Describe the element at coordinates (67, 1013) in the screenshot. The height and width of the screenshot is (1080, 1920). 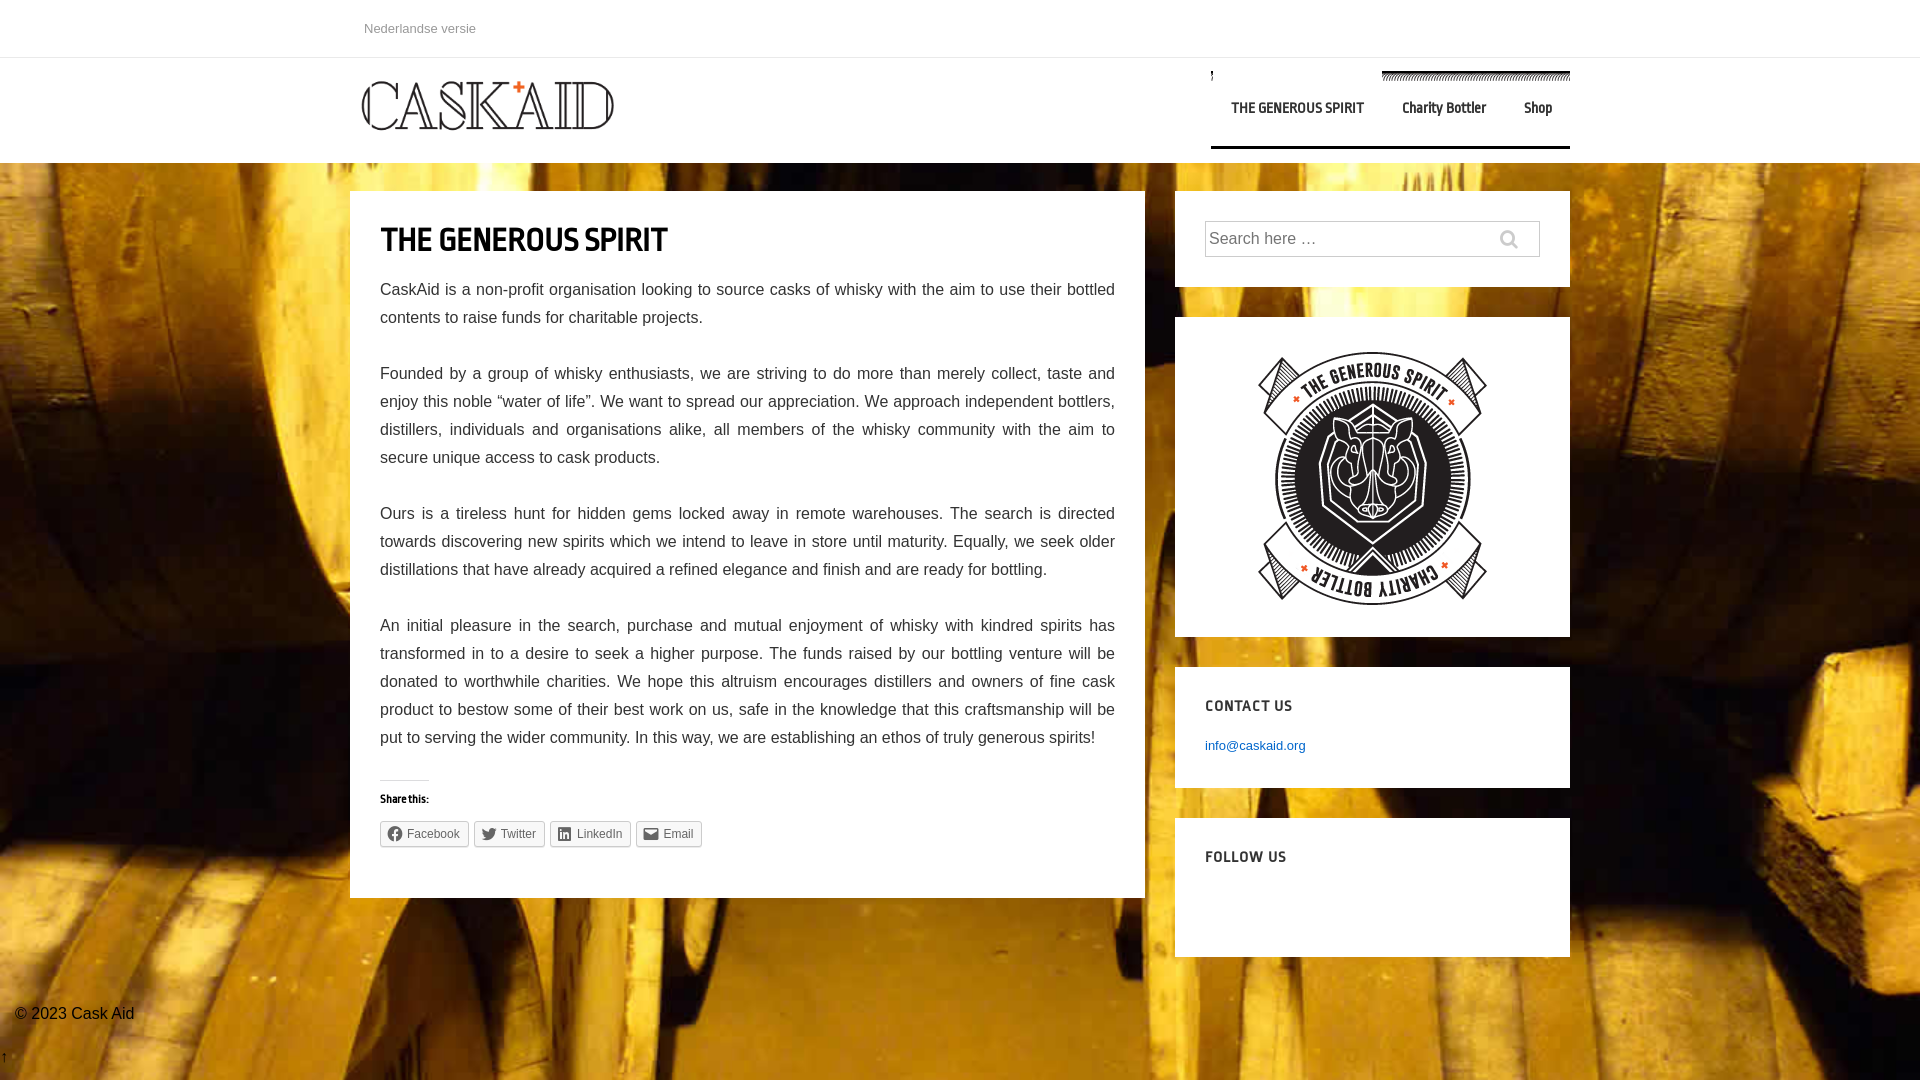
I see `'Cask Aid'` at that location.